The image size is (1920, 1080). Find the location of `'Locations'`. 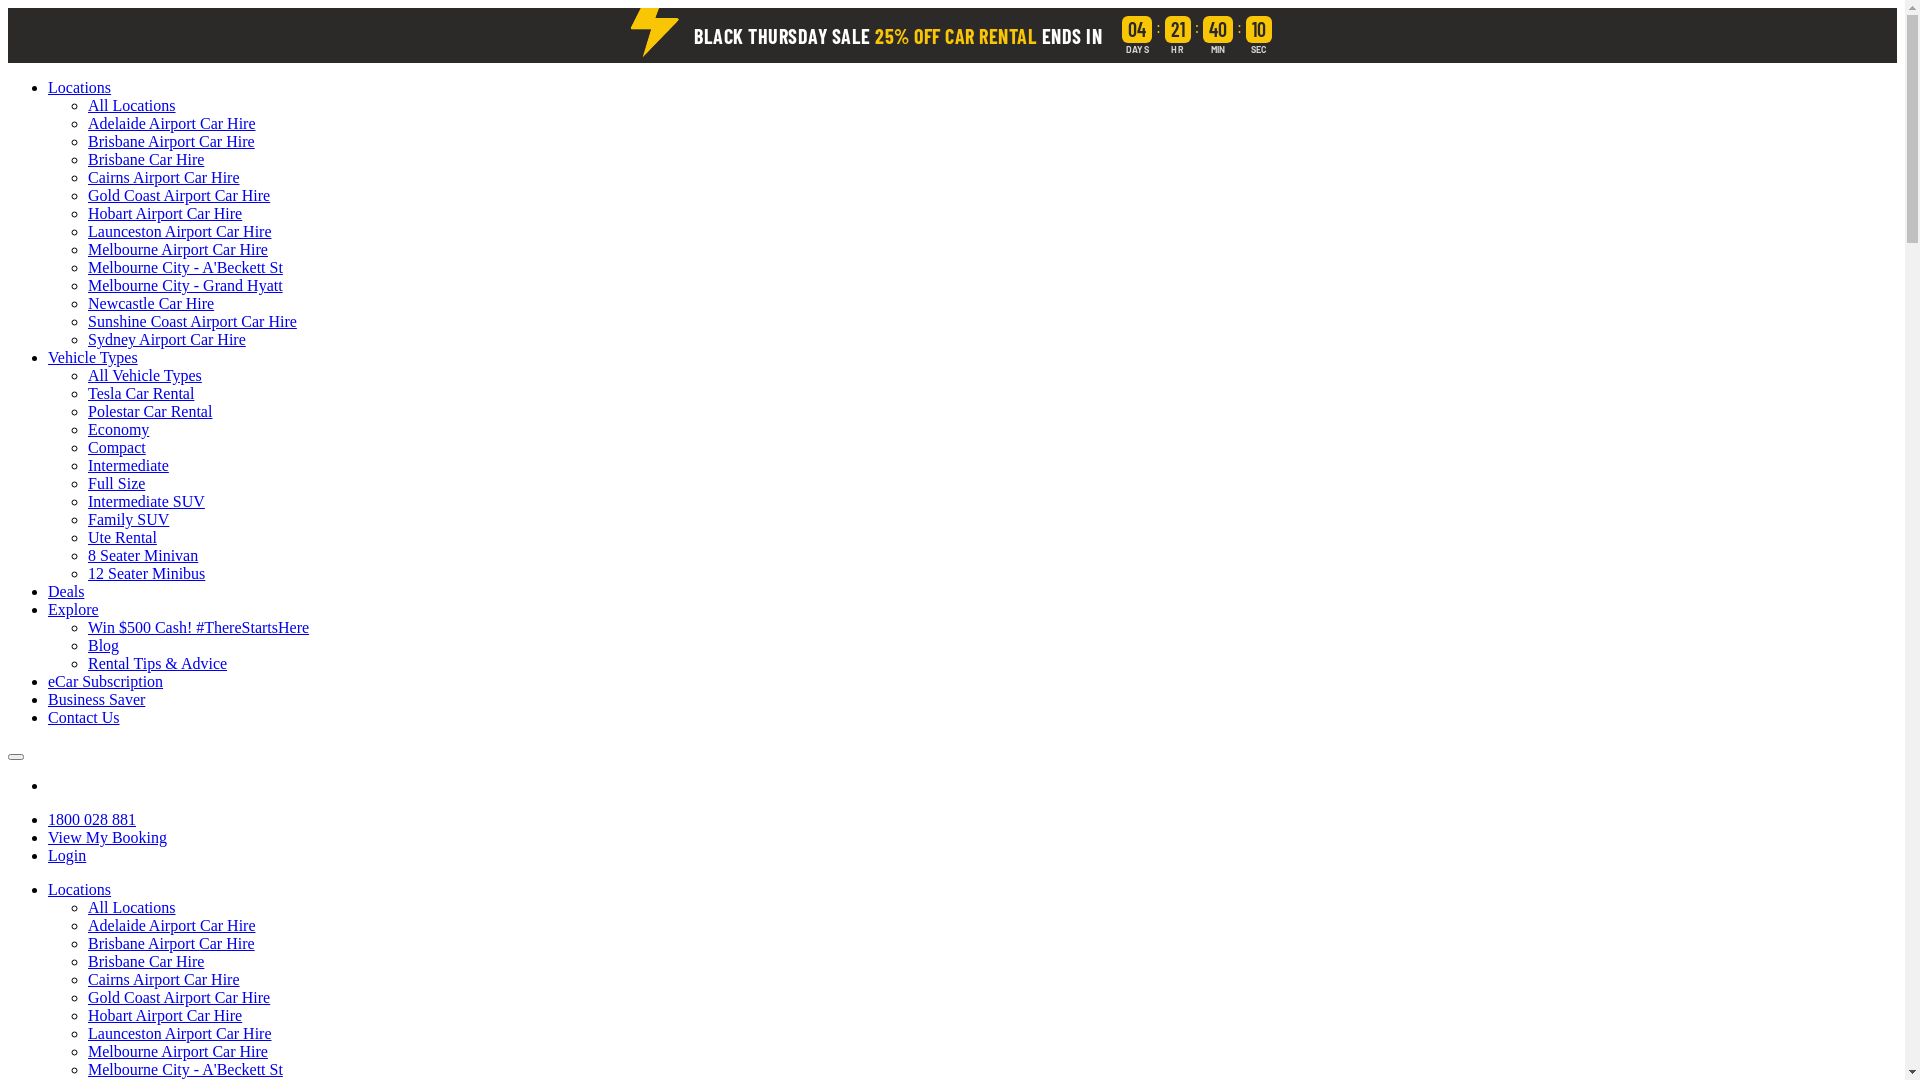

'Locations' is located at coordinates (79, 86).